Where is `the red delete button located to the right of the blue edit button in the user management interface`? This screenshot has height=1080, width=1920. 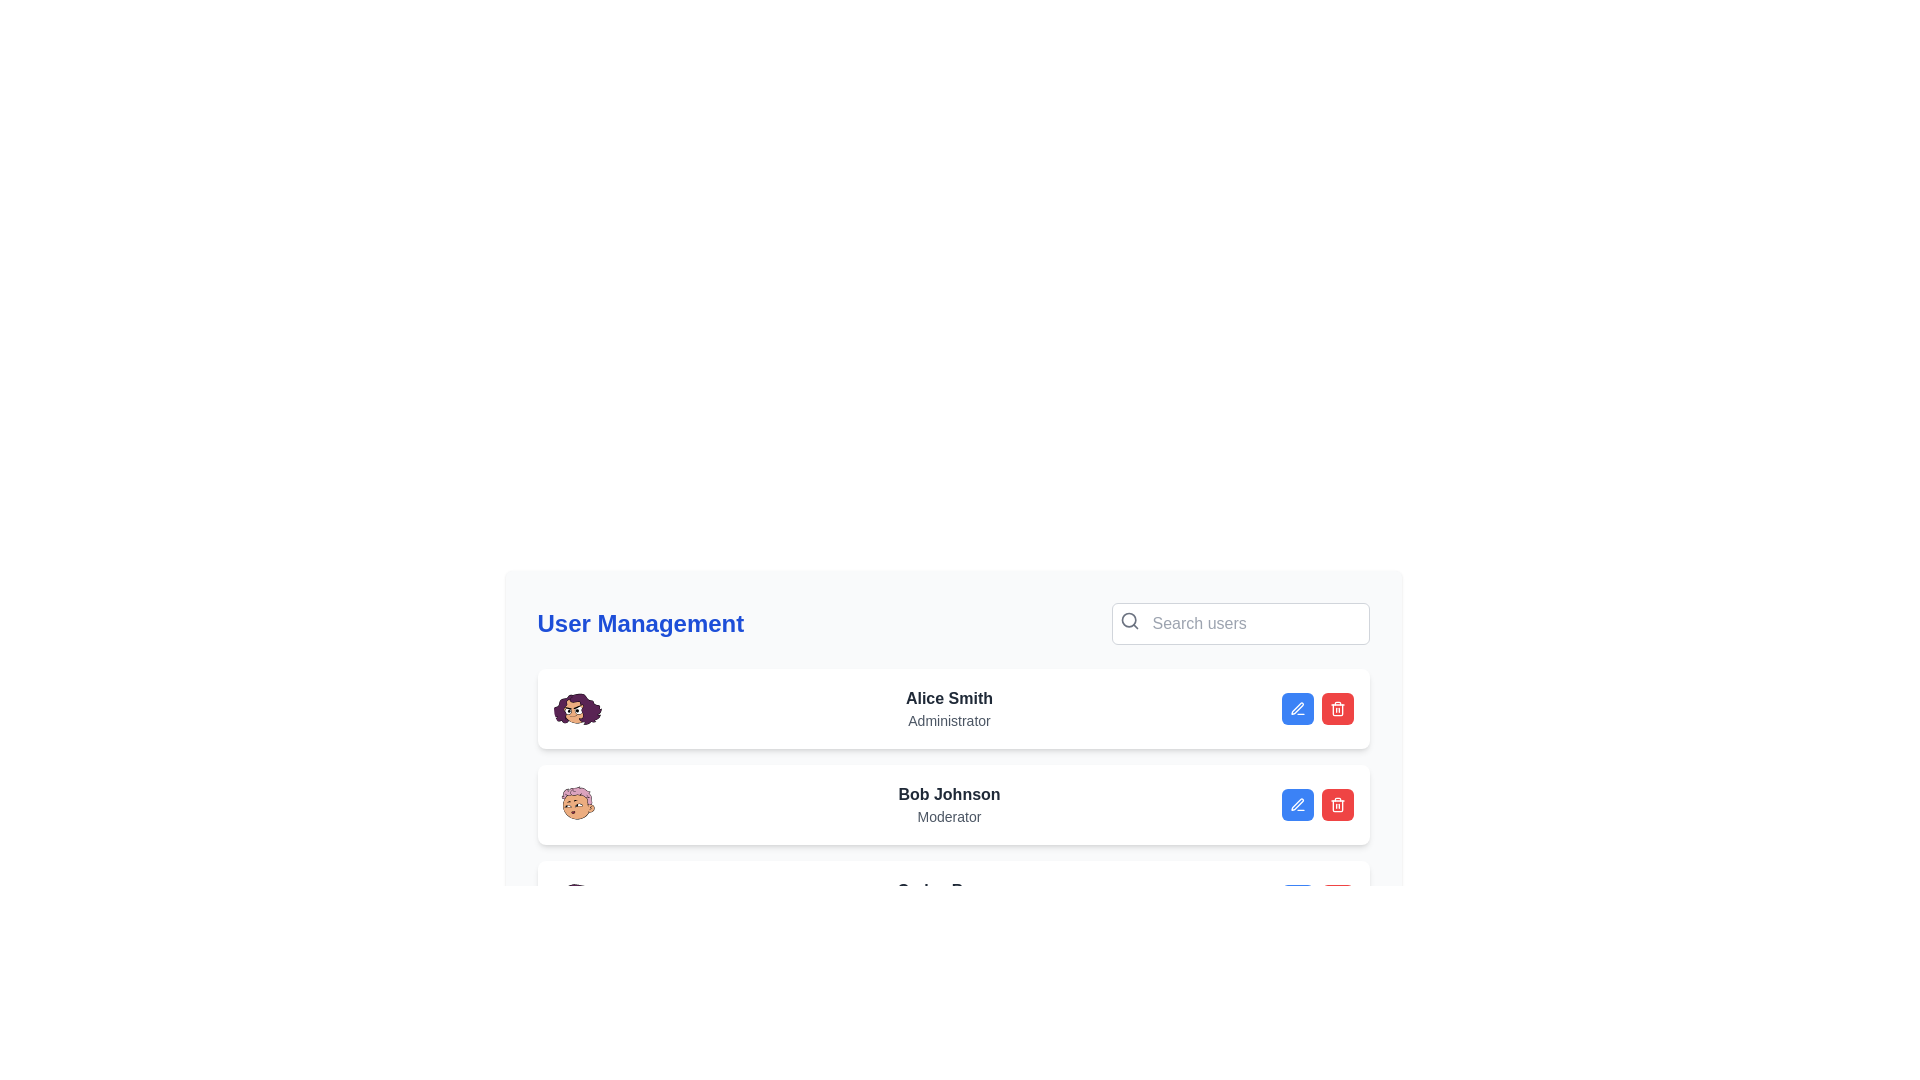 the red delete button located to the right of the blue edit button in the user management interface is located at coordinates (1337, 804).